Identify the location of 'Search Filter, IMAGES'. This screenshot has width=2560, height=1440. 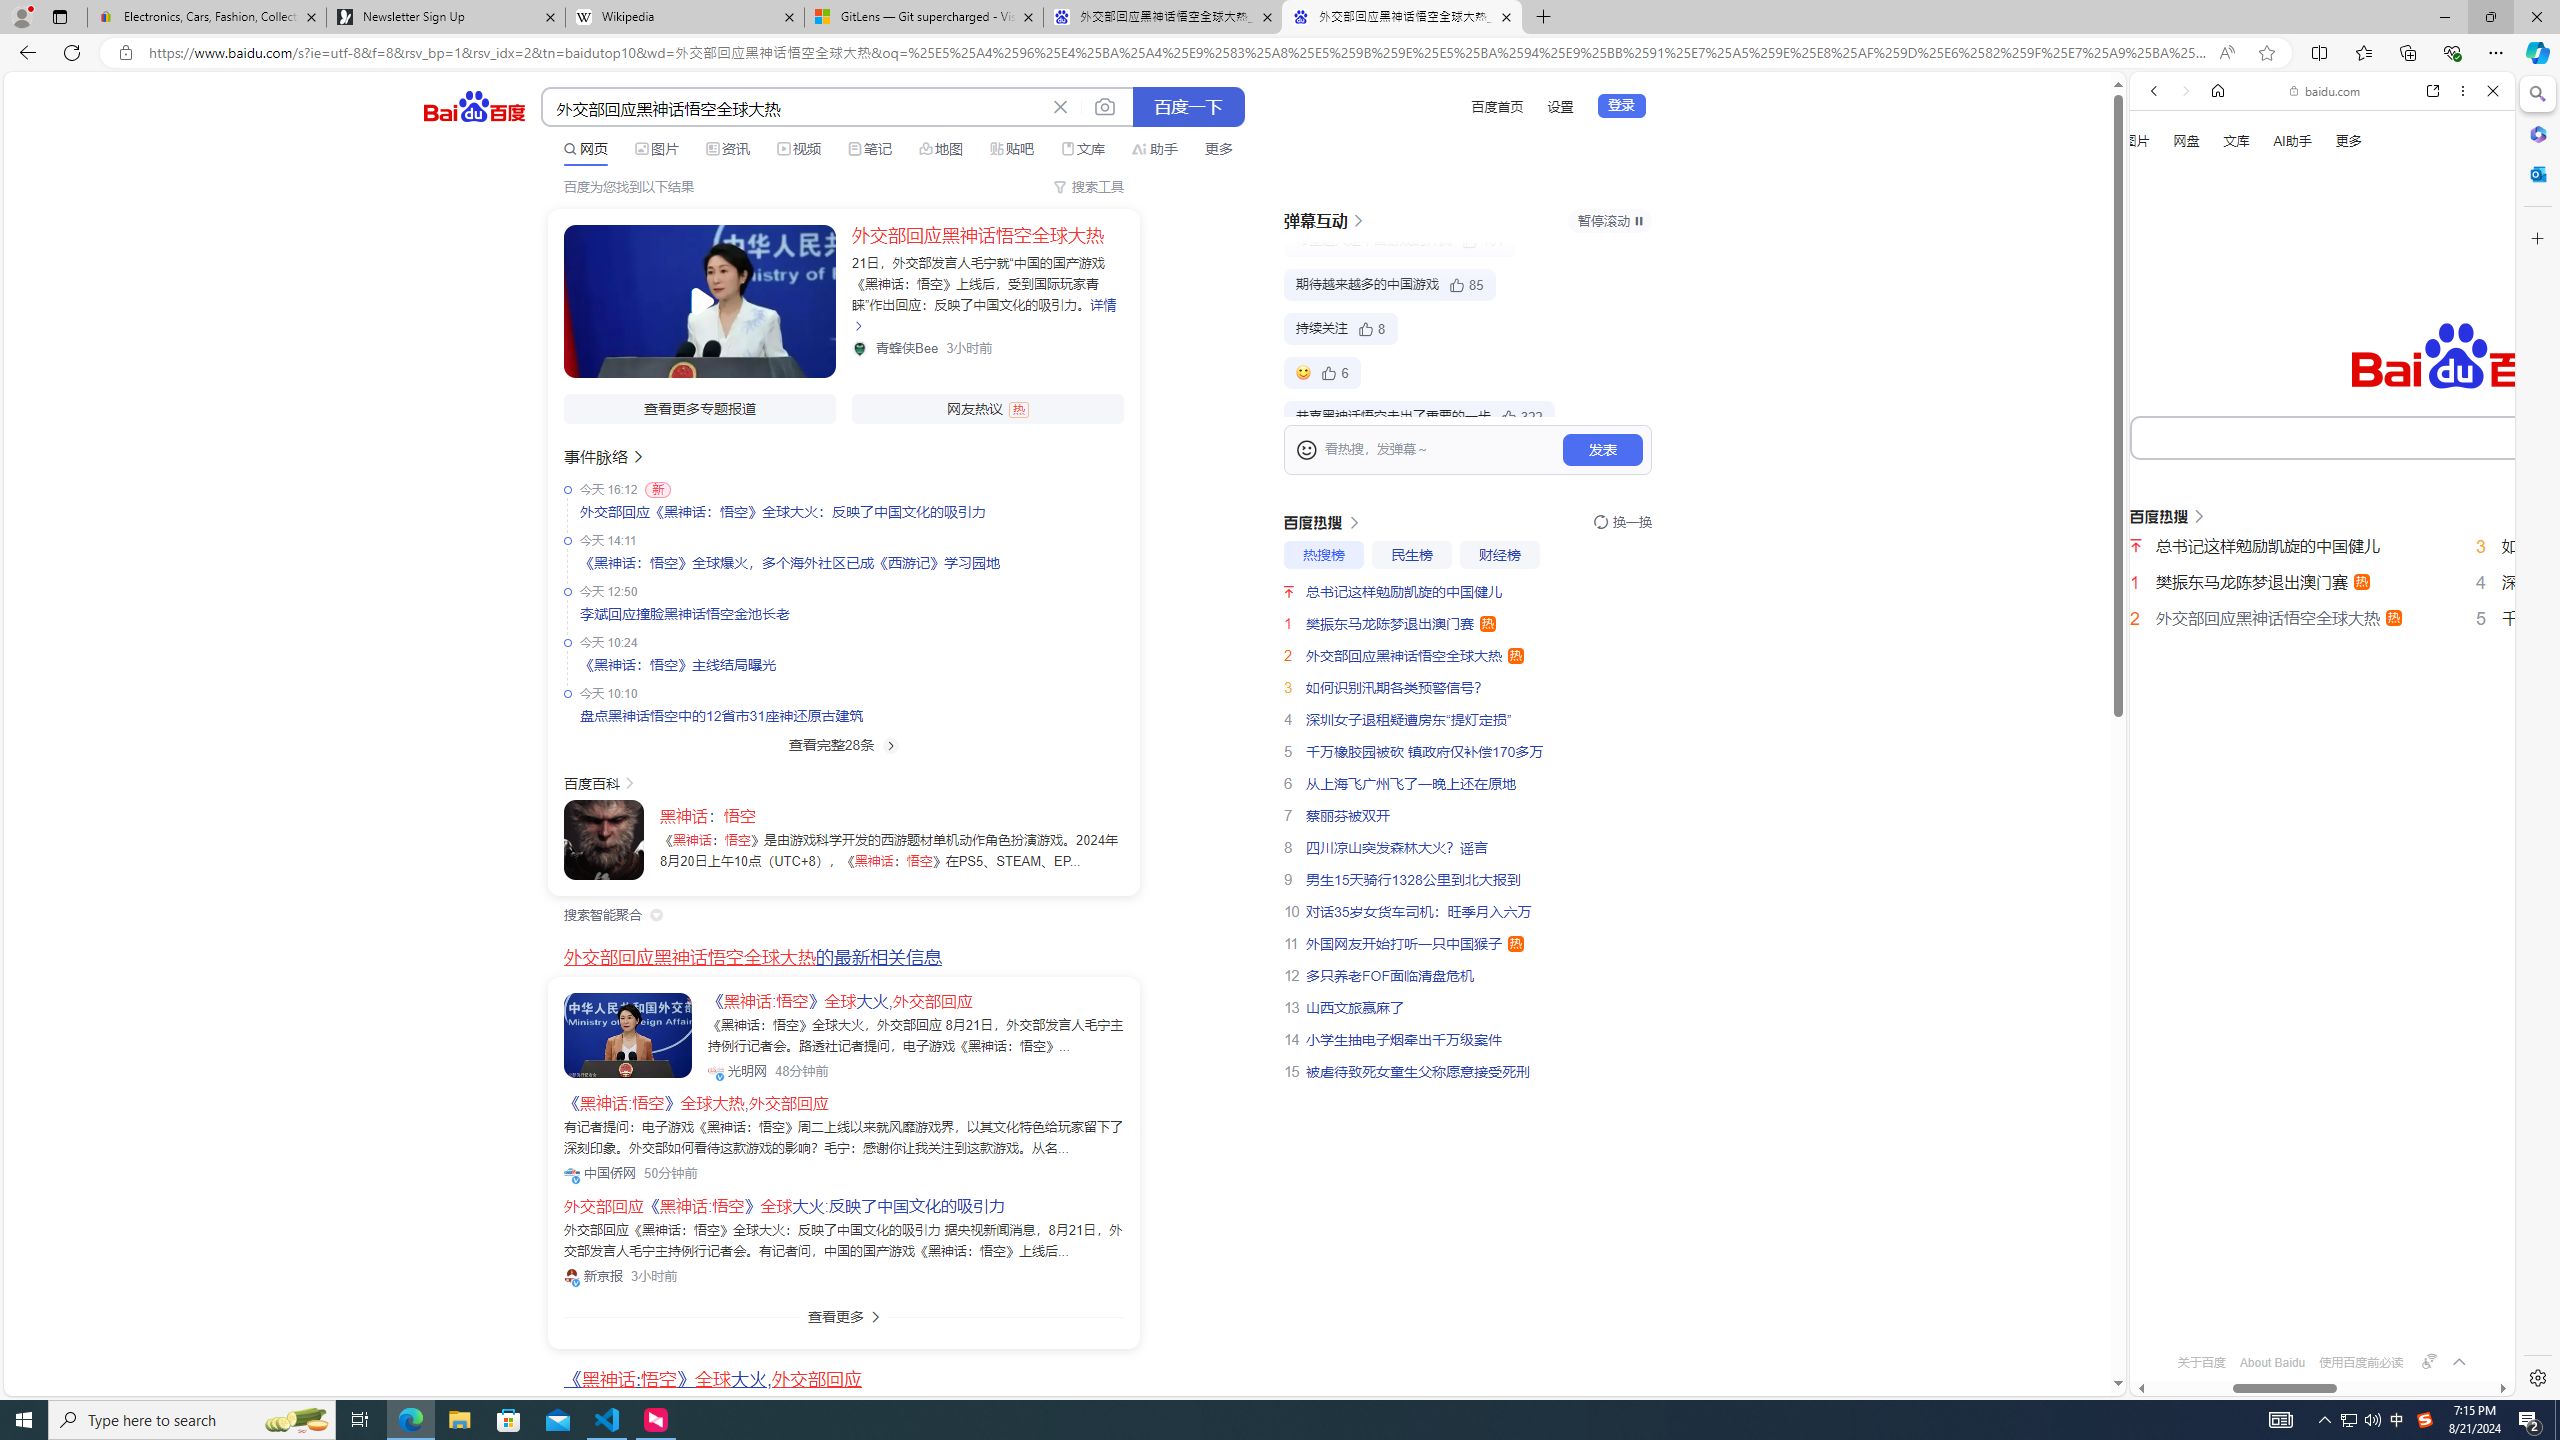
(2219, 337).